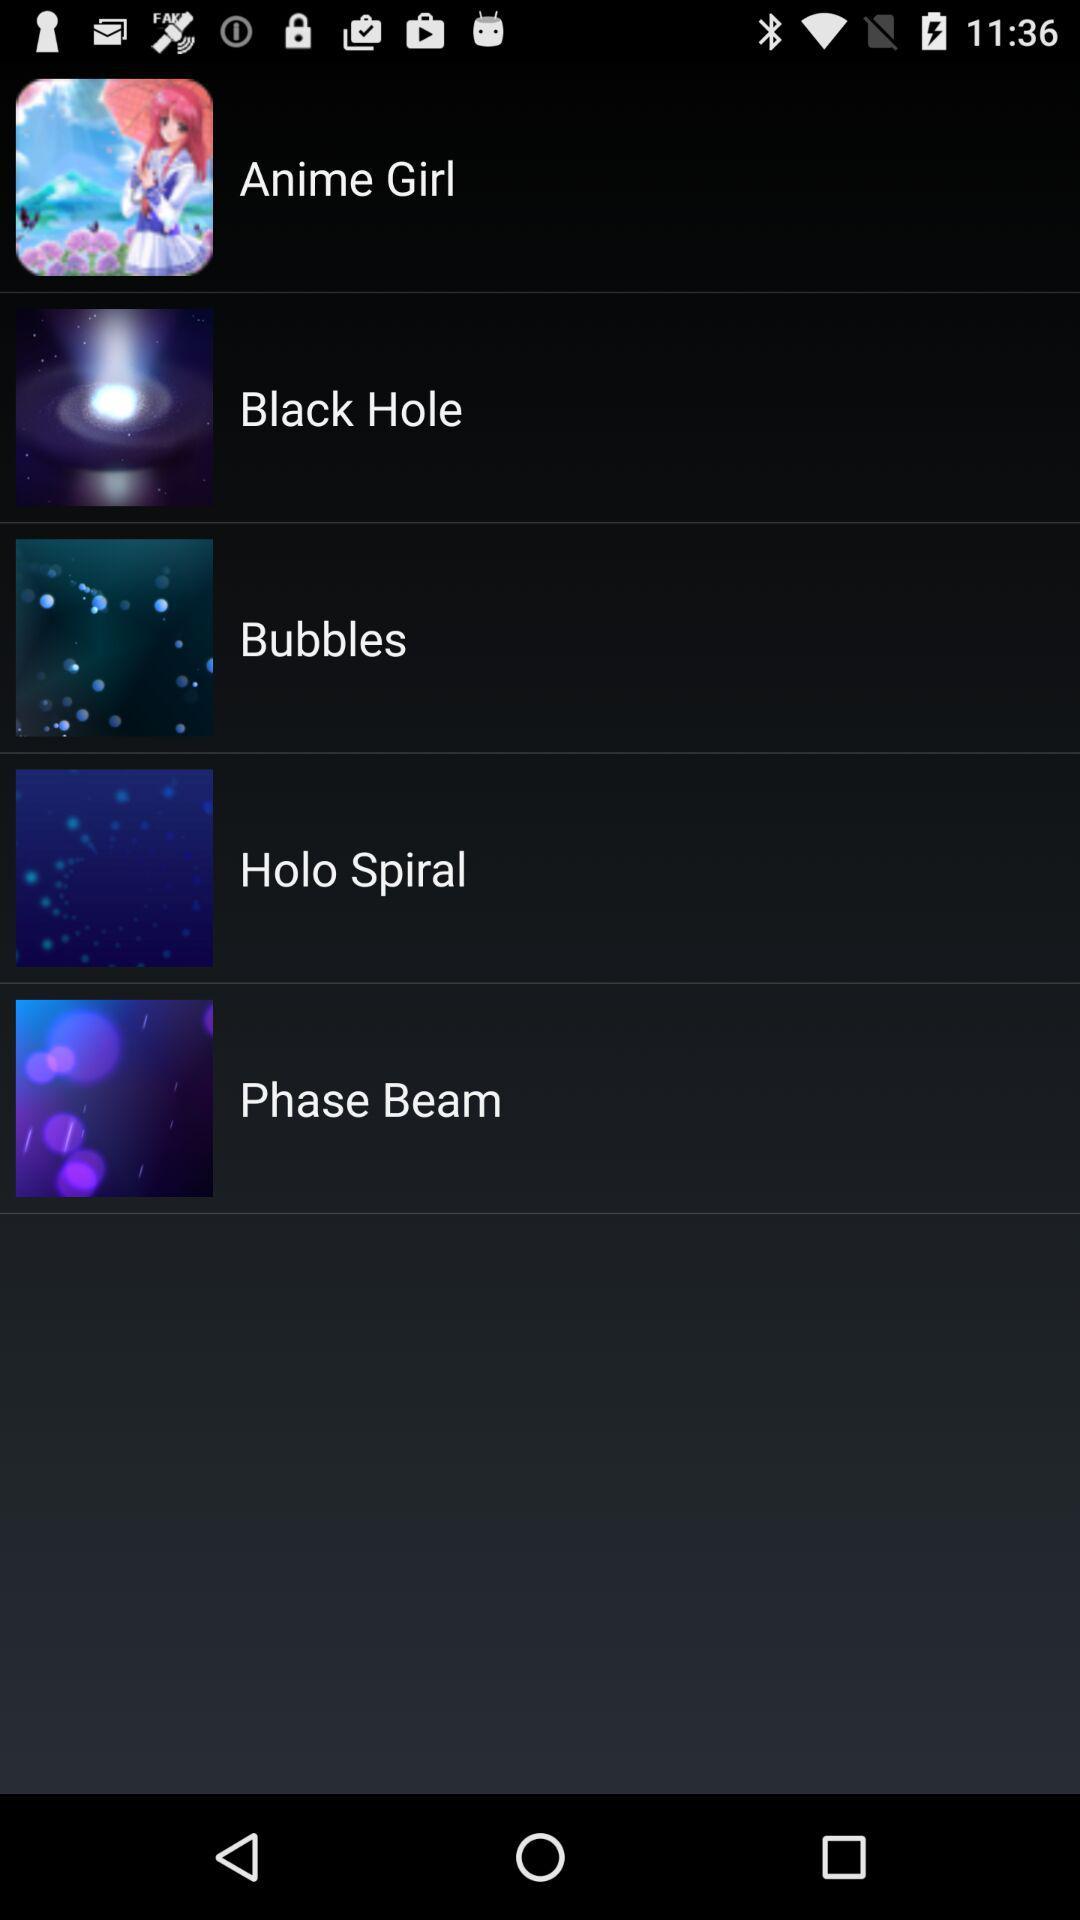  What do you see at coordinates (322, 636) in the screenshot?
I see `the bubbles app` at bounding box center [322, 636].